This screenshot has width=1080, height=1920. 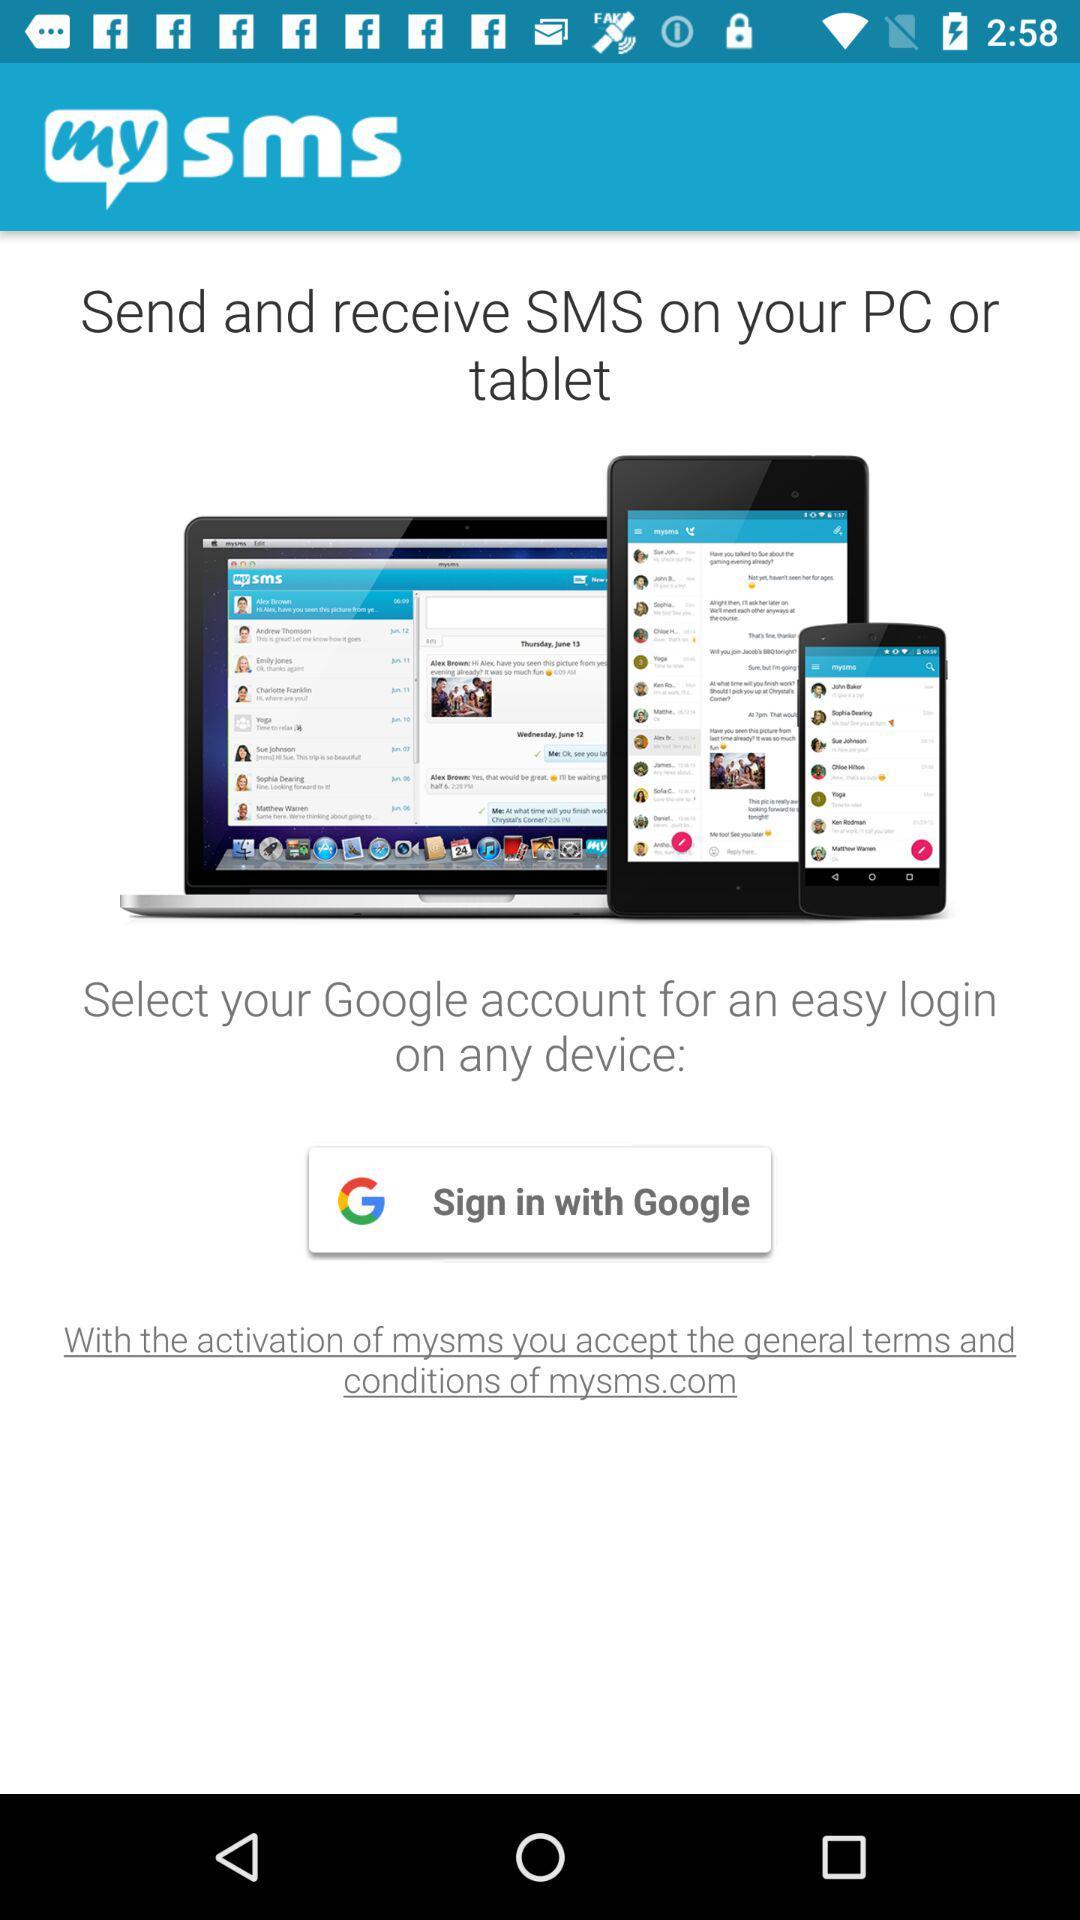 I want to click on the sign in with icon, so click(x=540, y=1200).